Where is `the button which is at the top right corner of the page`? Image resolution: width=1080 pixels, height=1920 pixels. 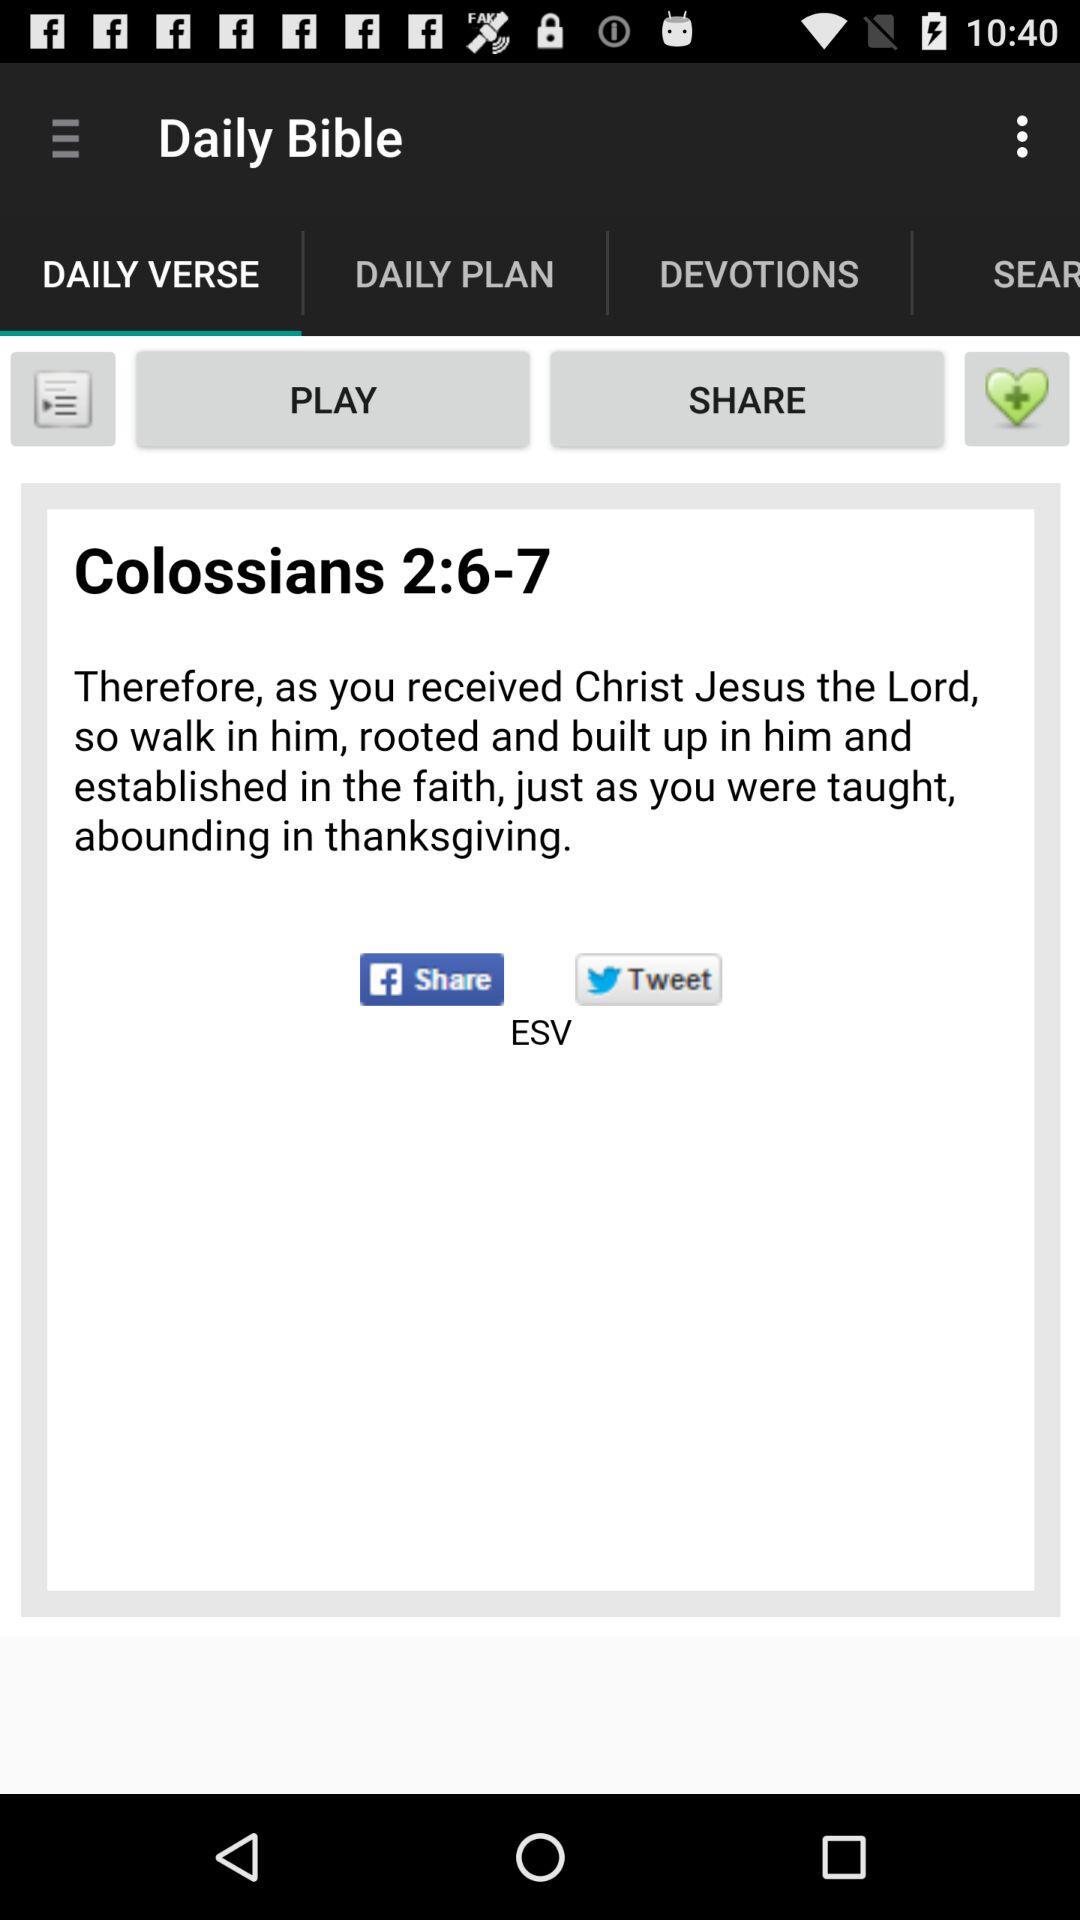
the button which is at the top right corner of the page is located at coordinates (1027, 136).